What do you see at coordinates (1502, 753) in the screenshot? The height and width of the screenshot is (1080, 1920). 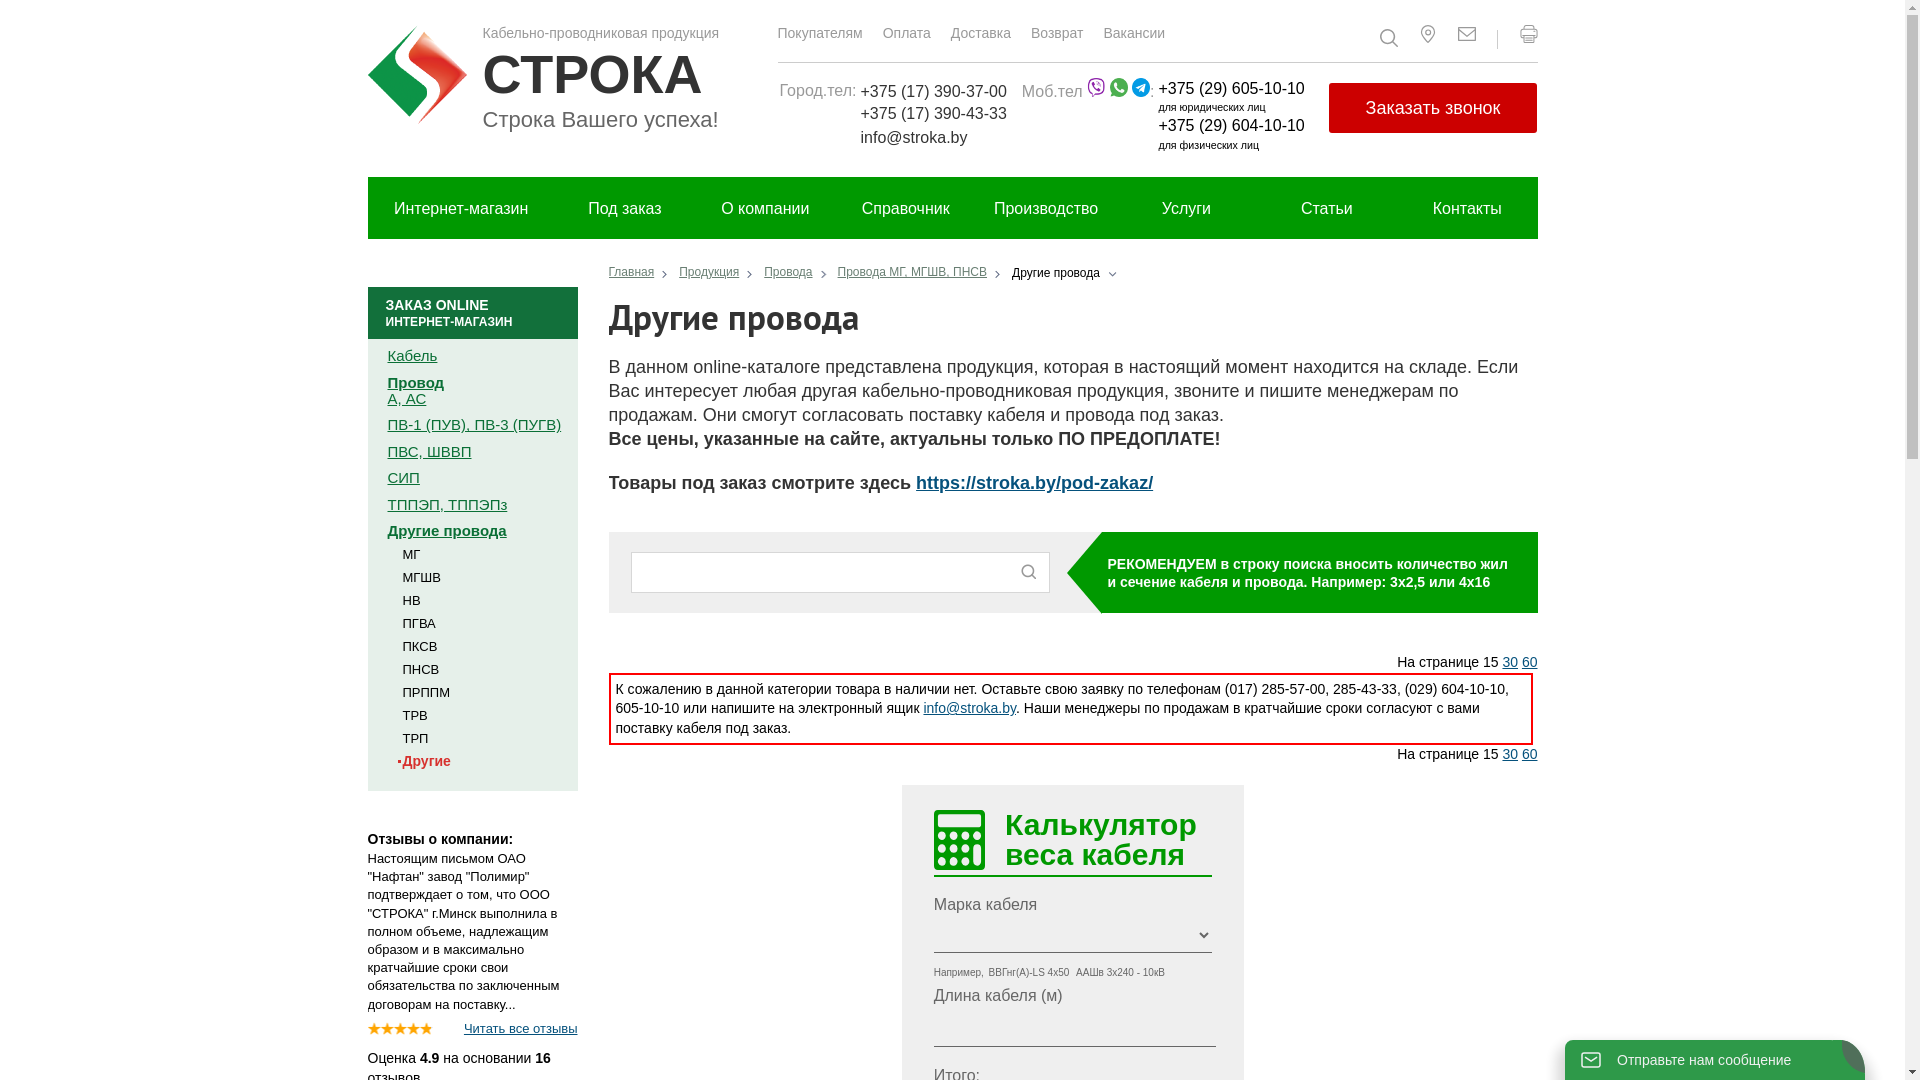 I see `'30'` at bounding box center [1502, 753].